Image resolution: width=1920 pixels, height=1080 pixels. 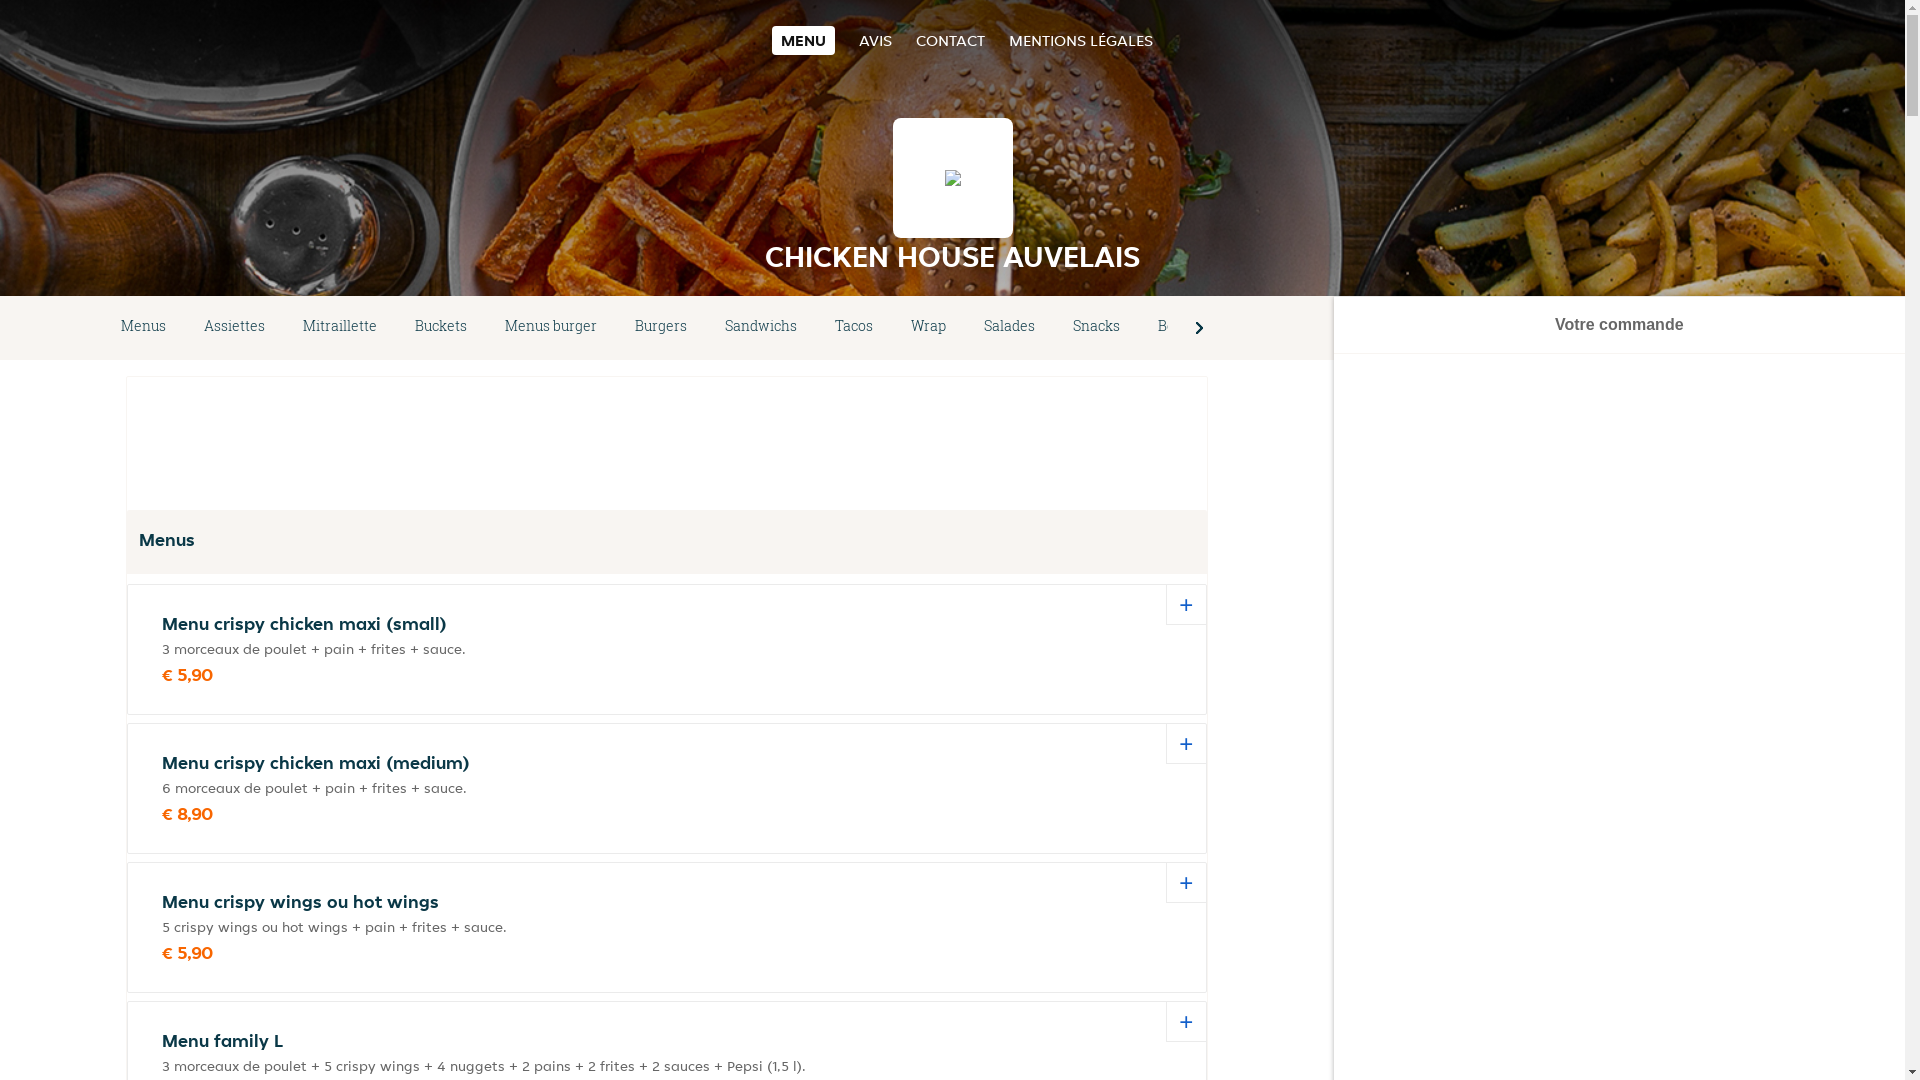 I want to click on 'Menus burger', so click(x=551, y=326).